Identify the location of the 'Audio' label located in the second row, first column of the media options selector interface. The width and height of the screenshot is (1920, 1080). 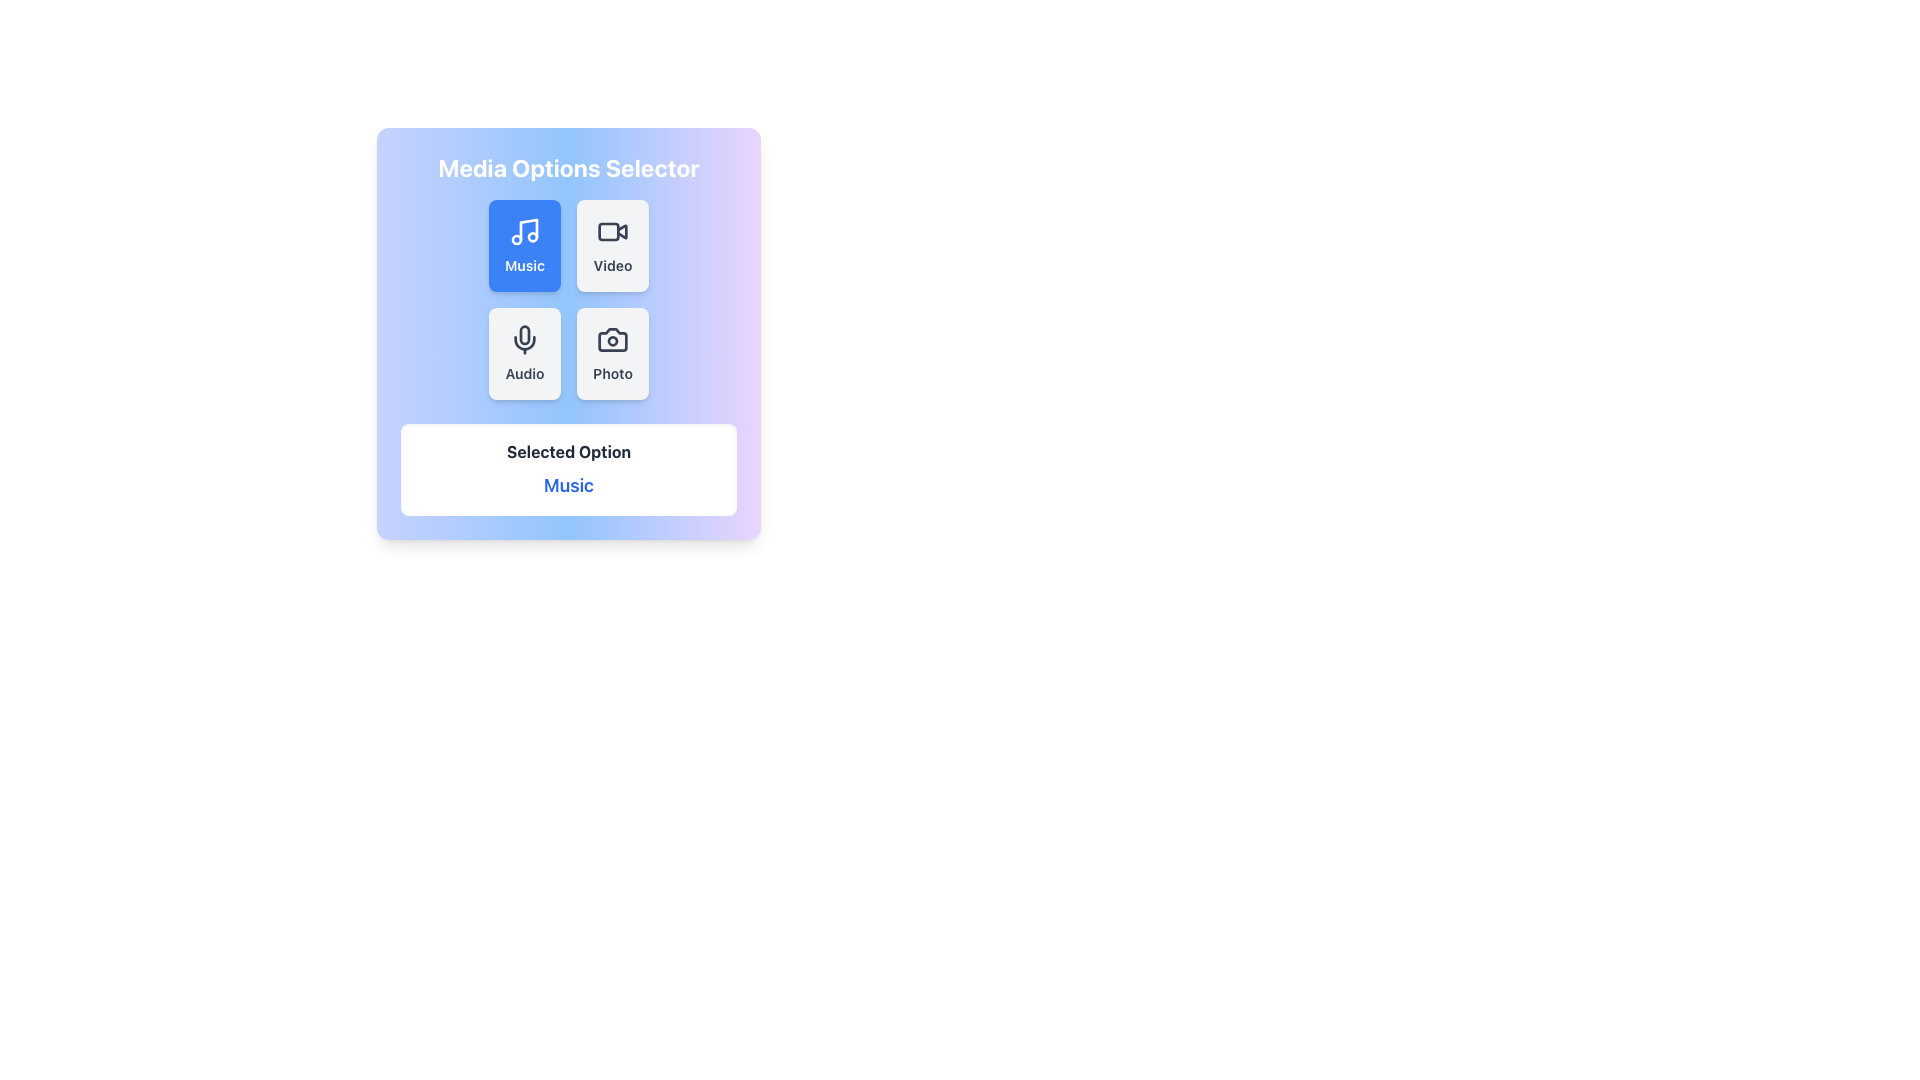
(524, 374).